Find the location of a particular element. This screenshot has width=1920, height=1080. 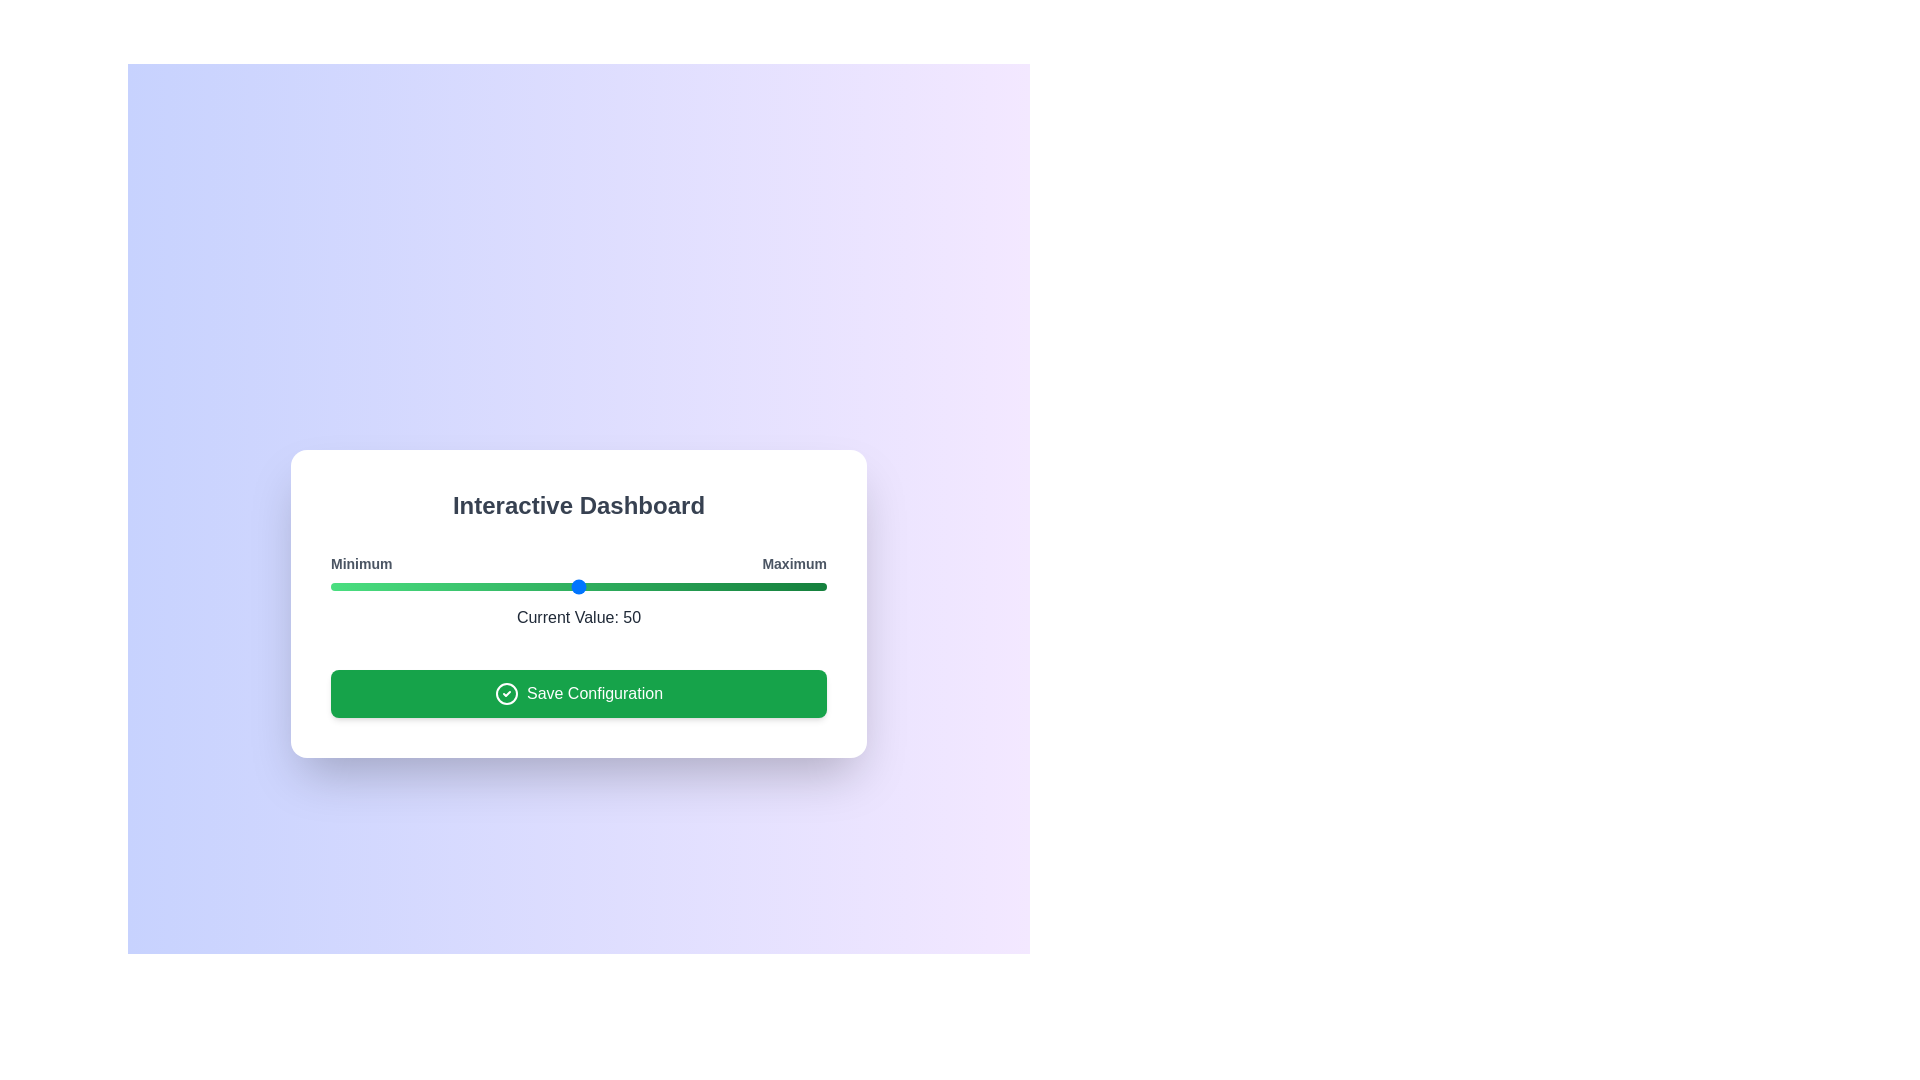

the slider to set its value to 29 is located at coordinates (473, 585).